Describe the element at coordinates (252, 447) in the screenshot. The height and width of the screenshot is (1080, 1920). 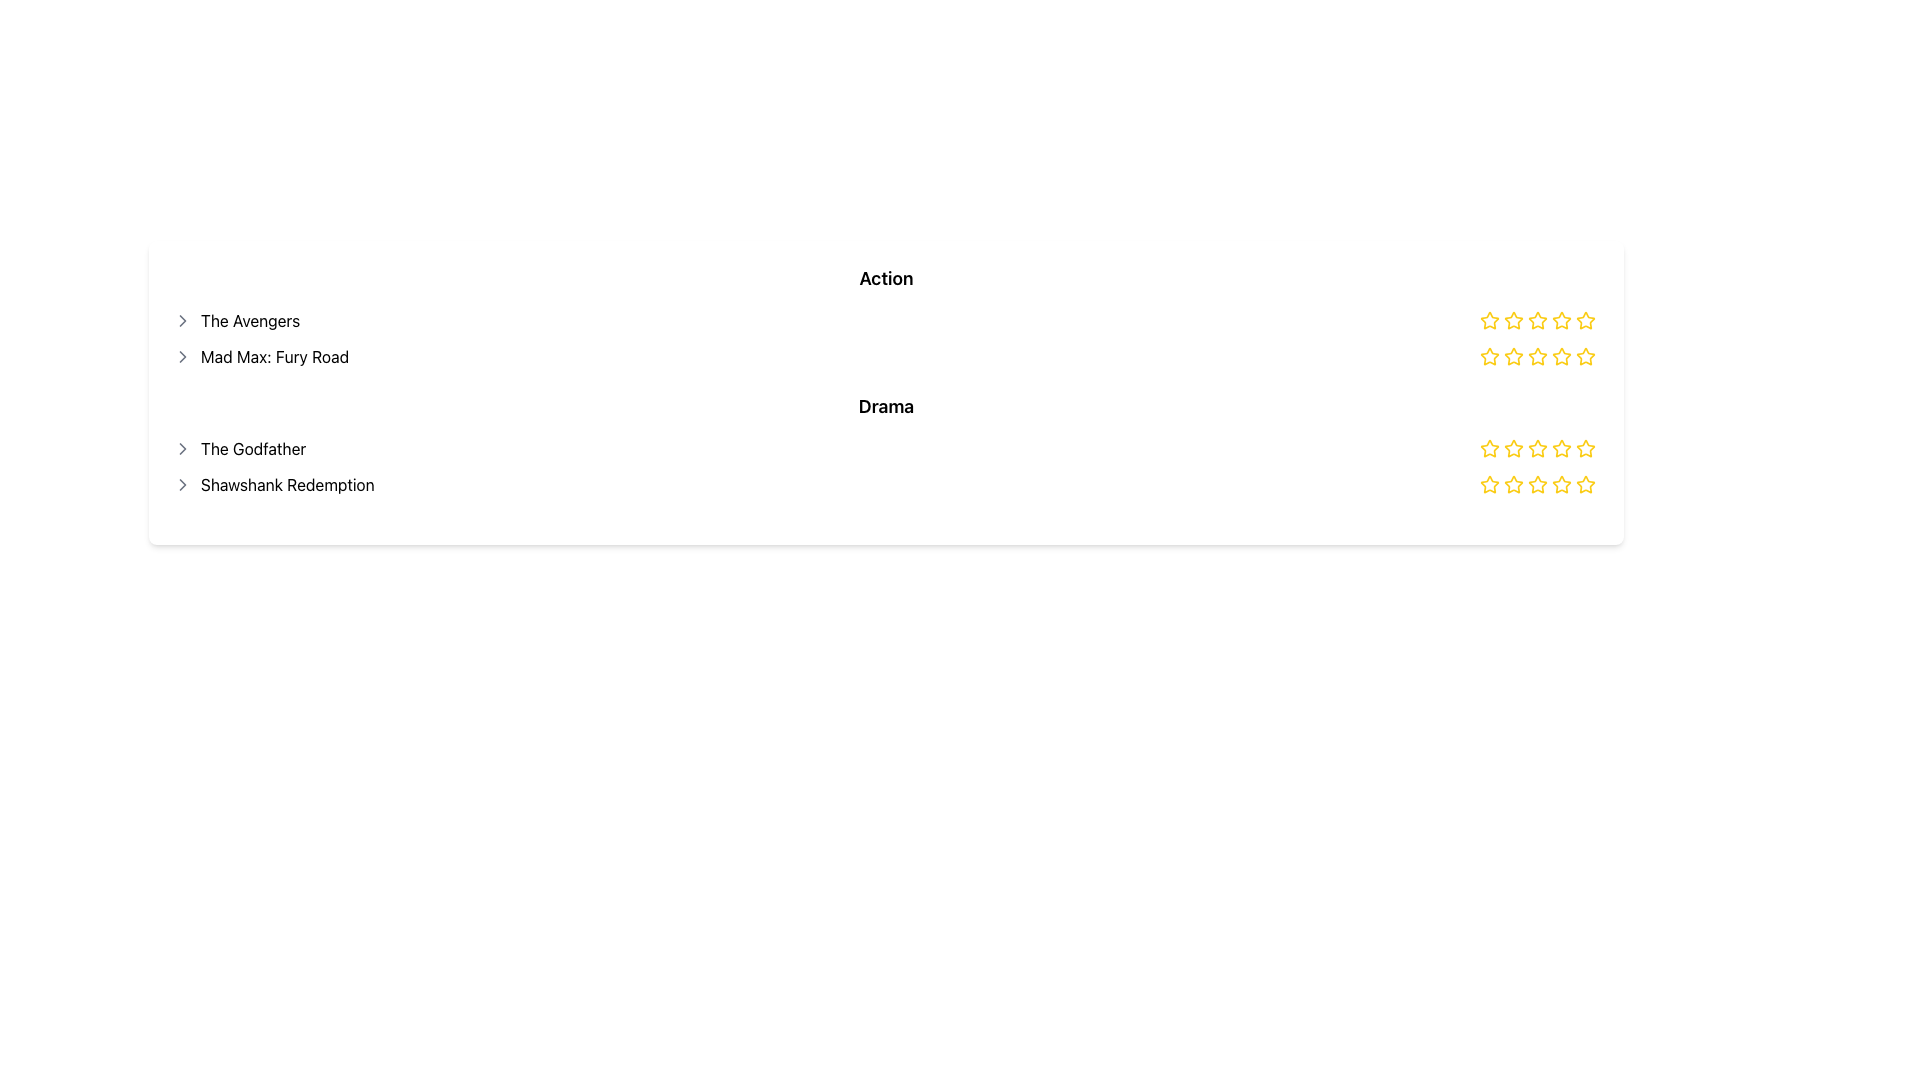
I see `the text label for the movie title positioned as the third item in a vertical list, below 'The Avengers' and 'Mad Max: Fury Road', and above 'Shawshank Redemption'` at that location.